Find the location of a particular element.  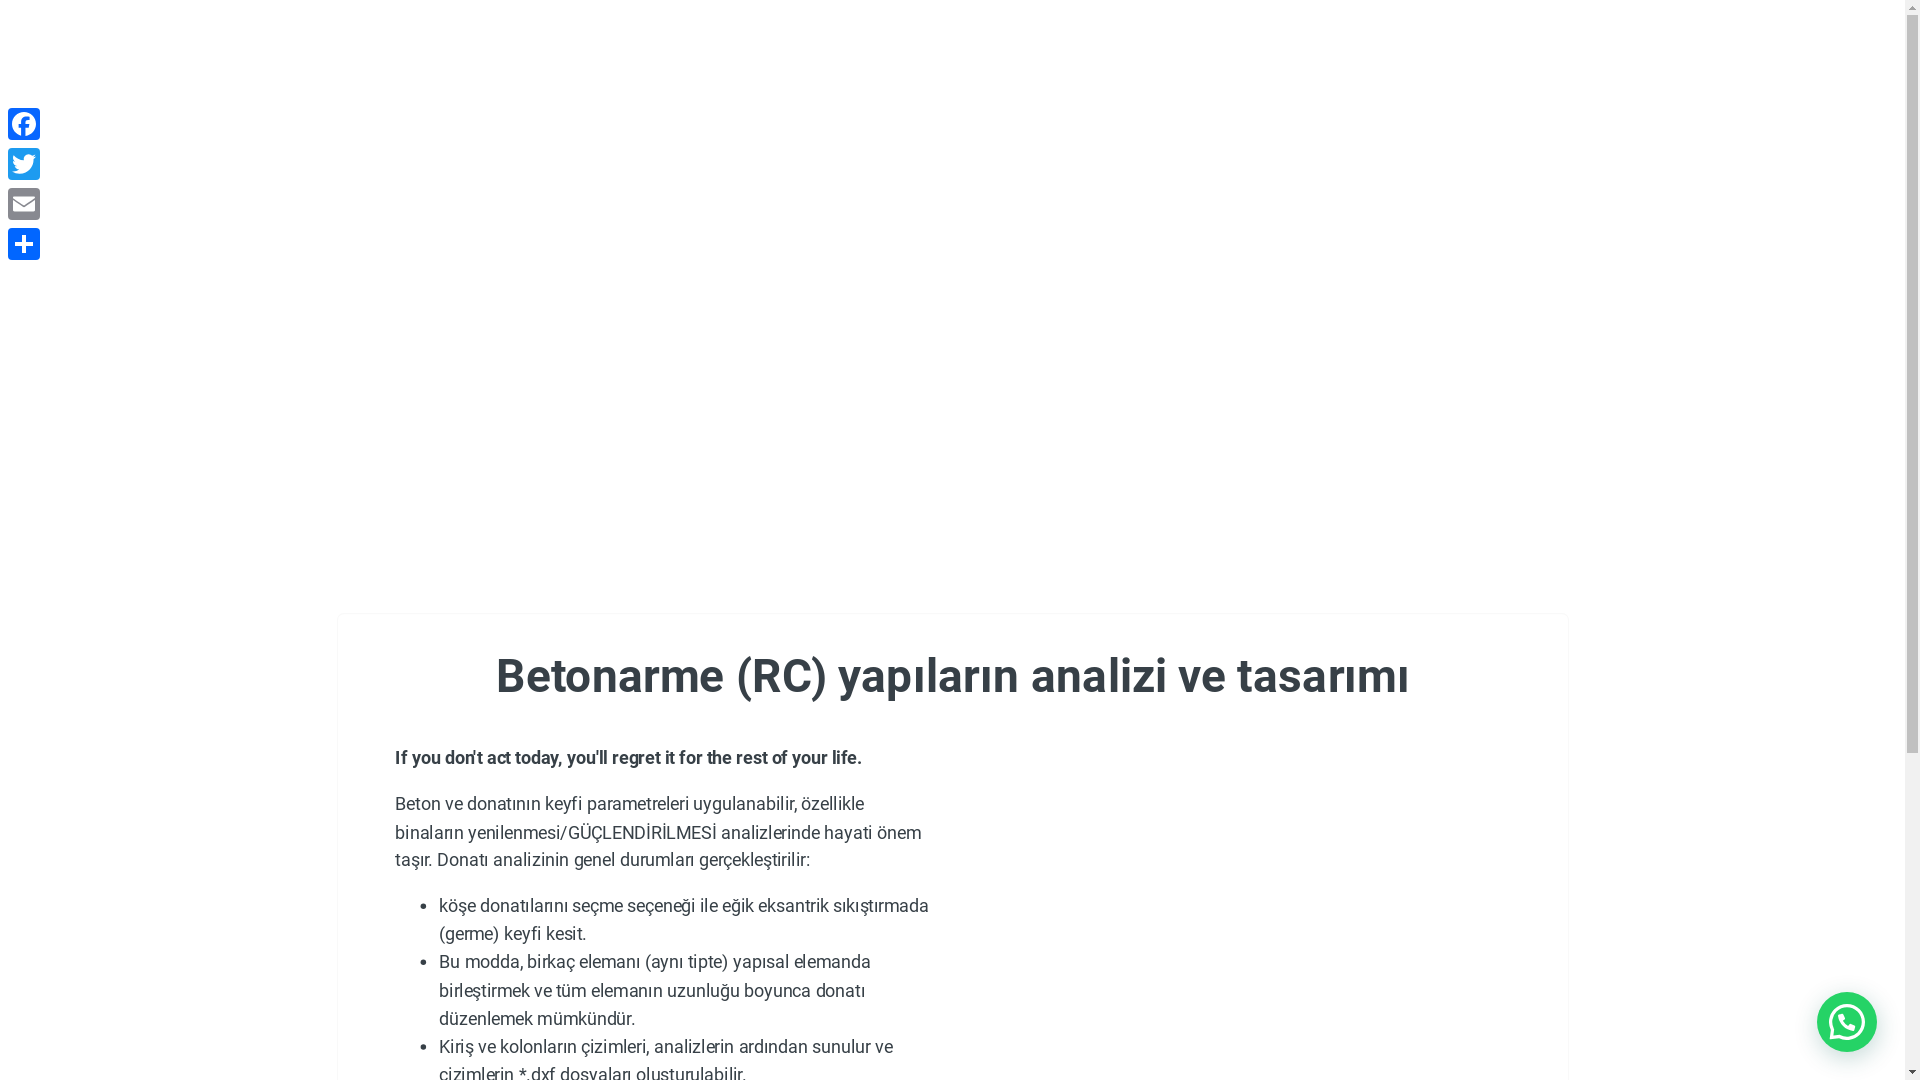

'Share' is located at coordinates (24, 242).